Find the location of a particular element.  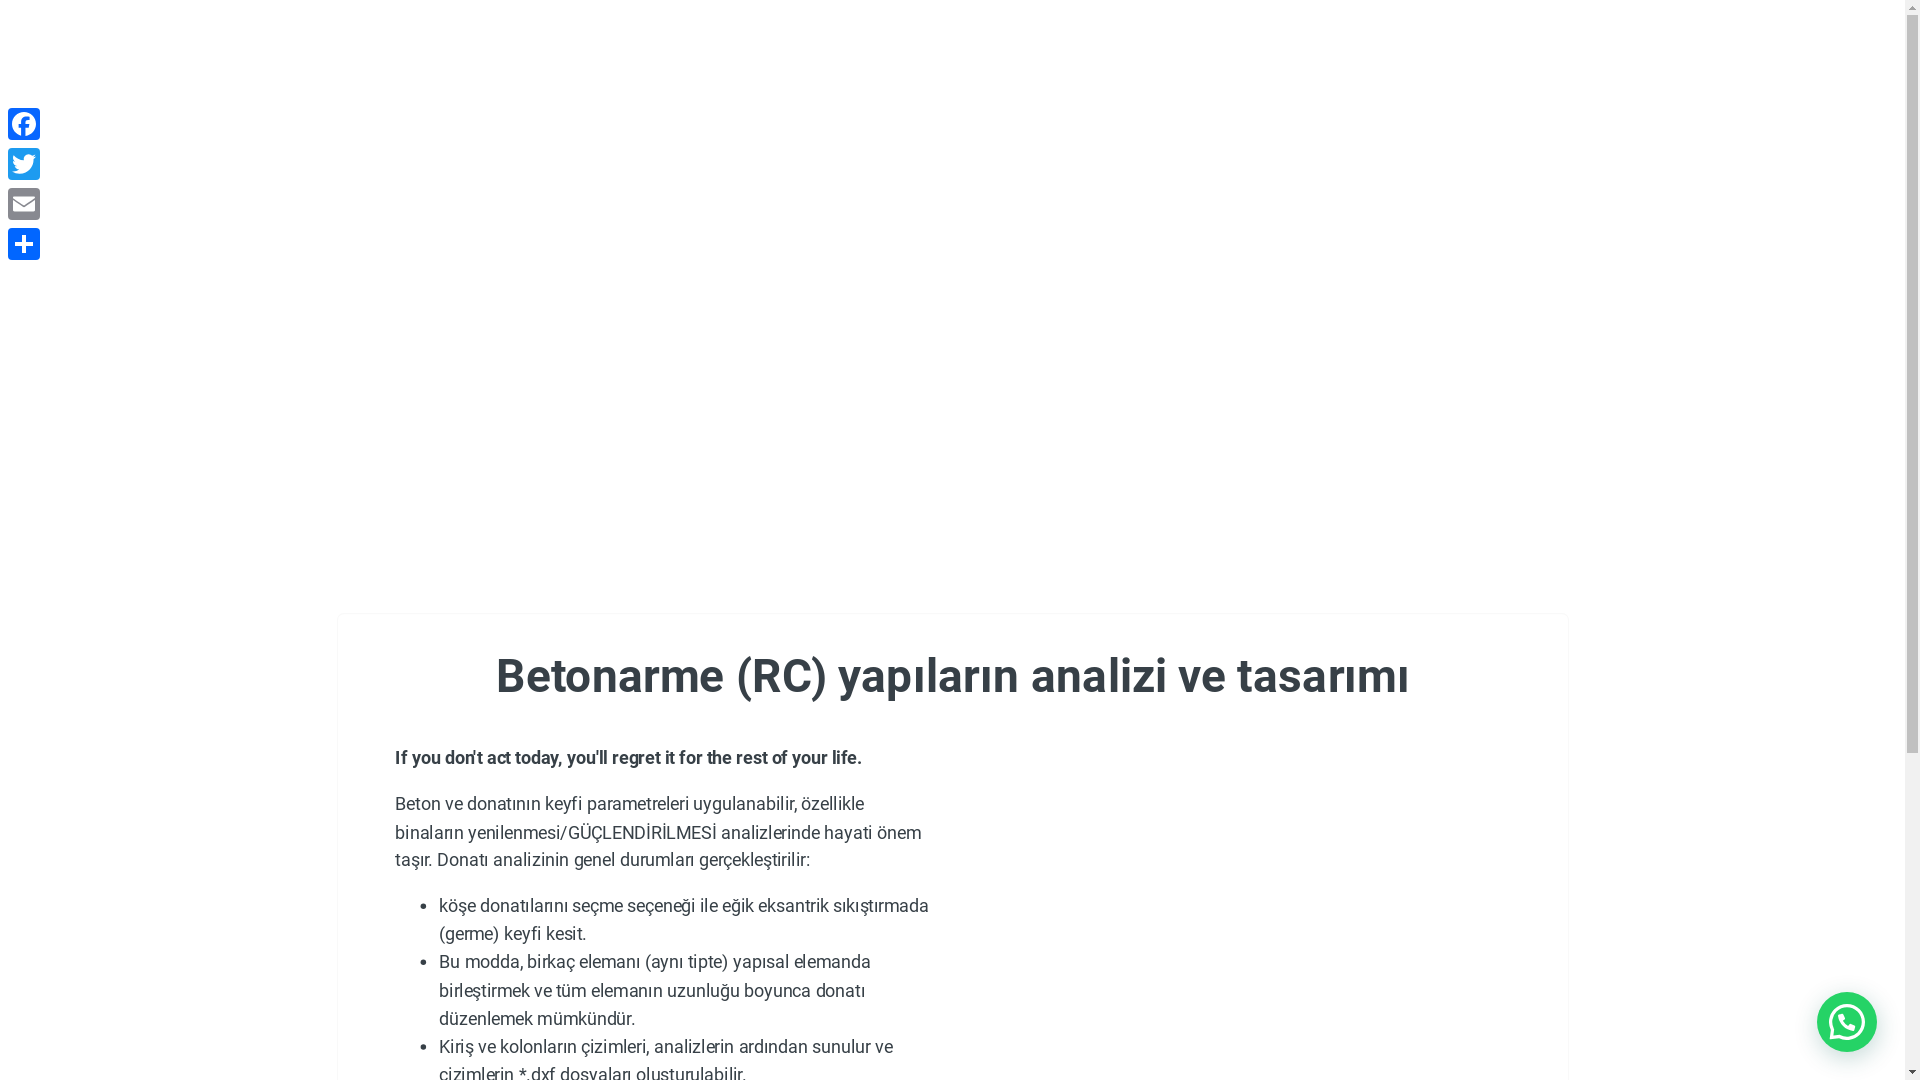

'Share' is located at coordinates (24, 242).